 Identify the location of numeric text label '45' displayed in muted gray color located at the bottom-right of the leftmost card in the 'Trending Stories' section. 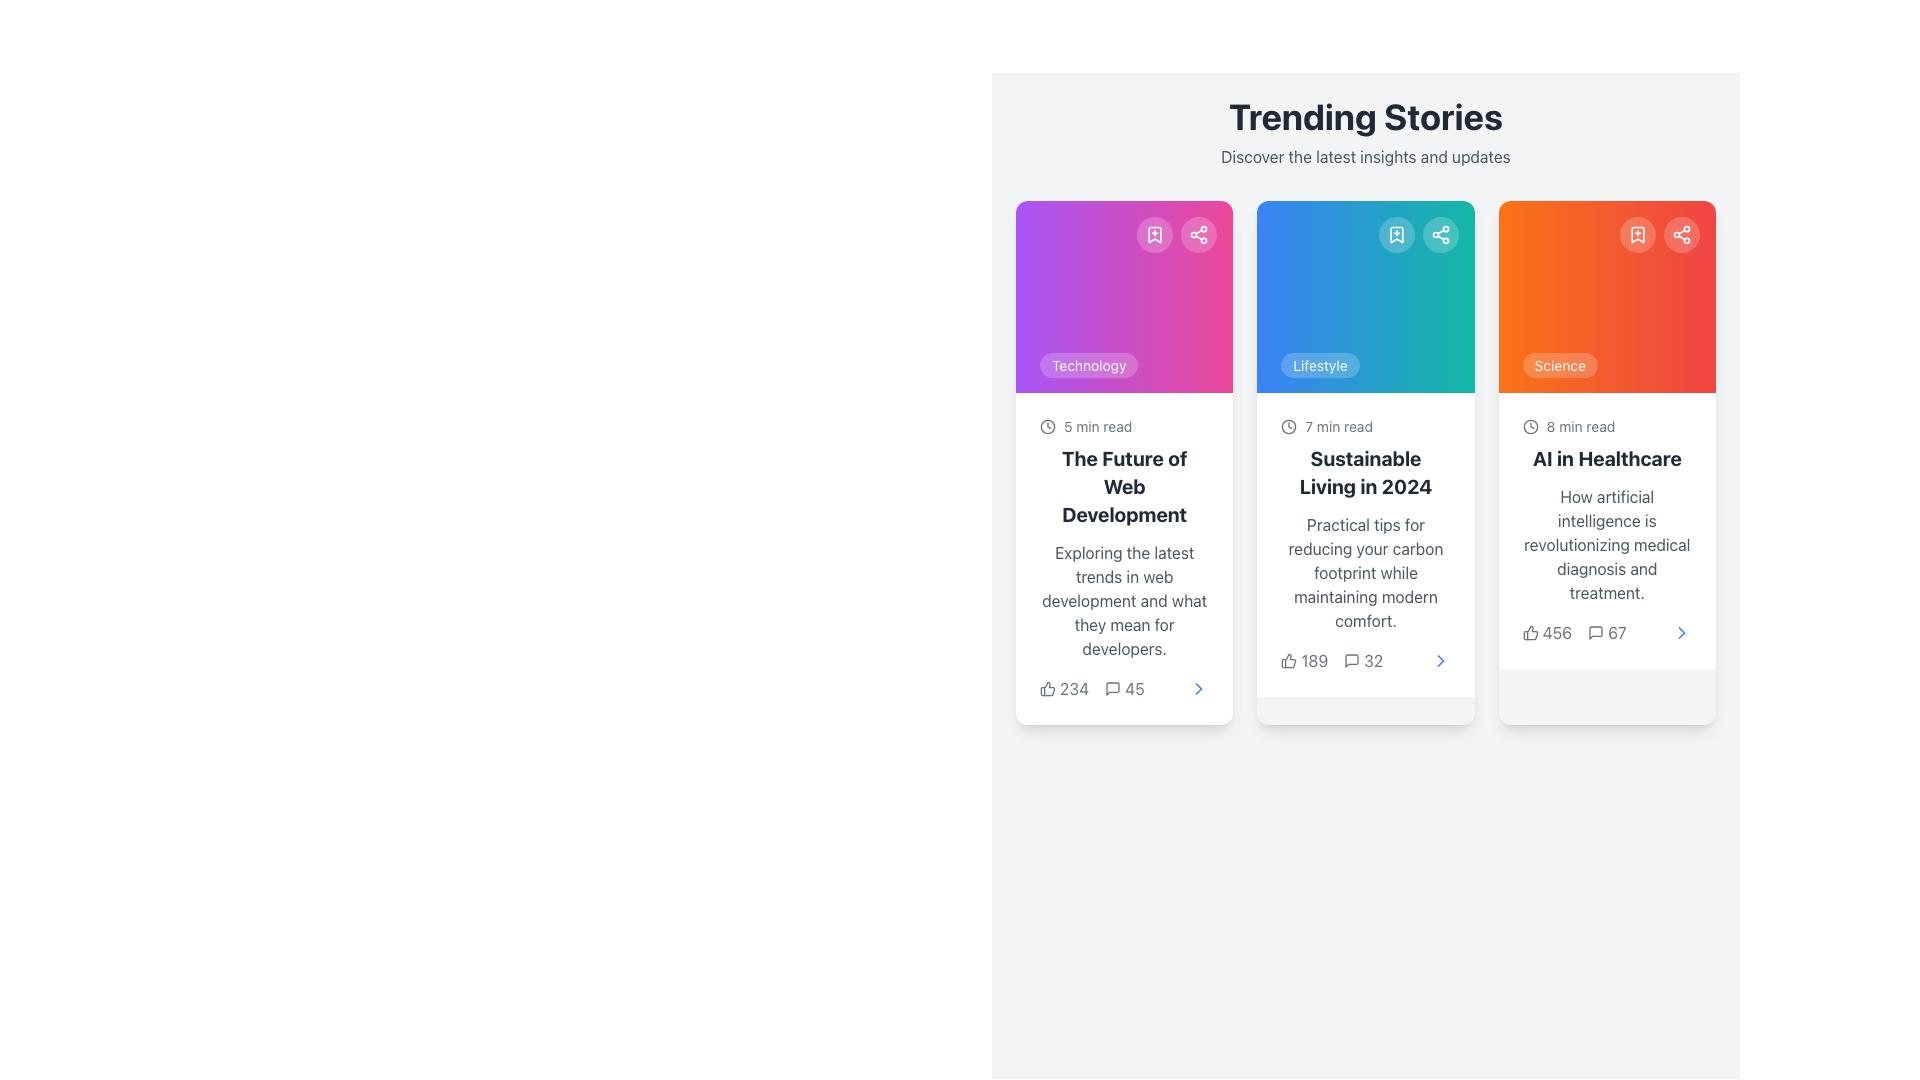
(1134, 688).